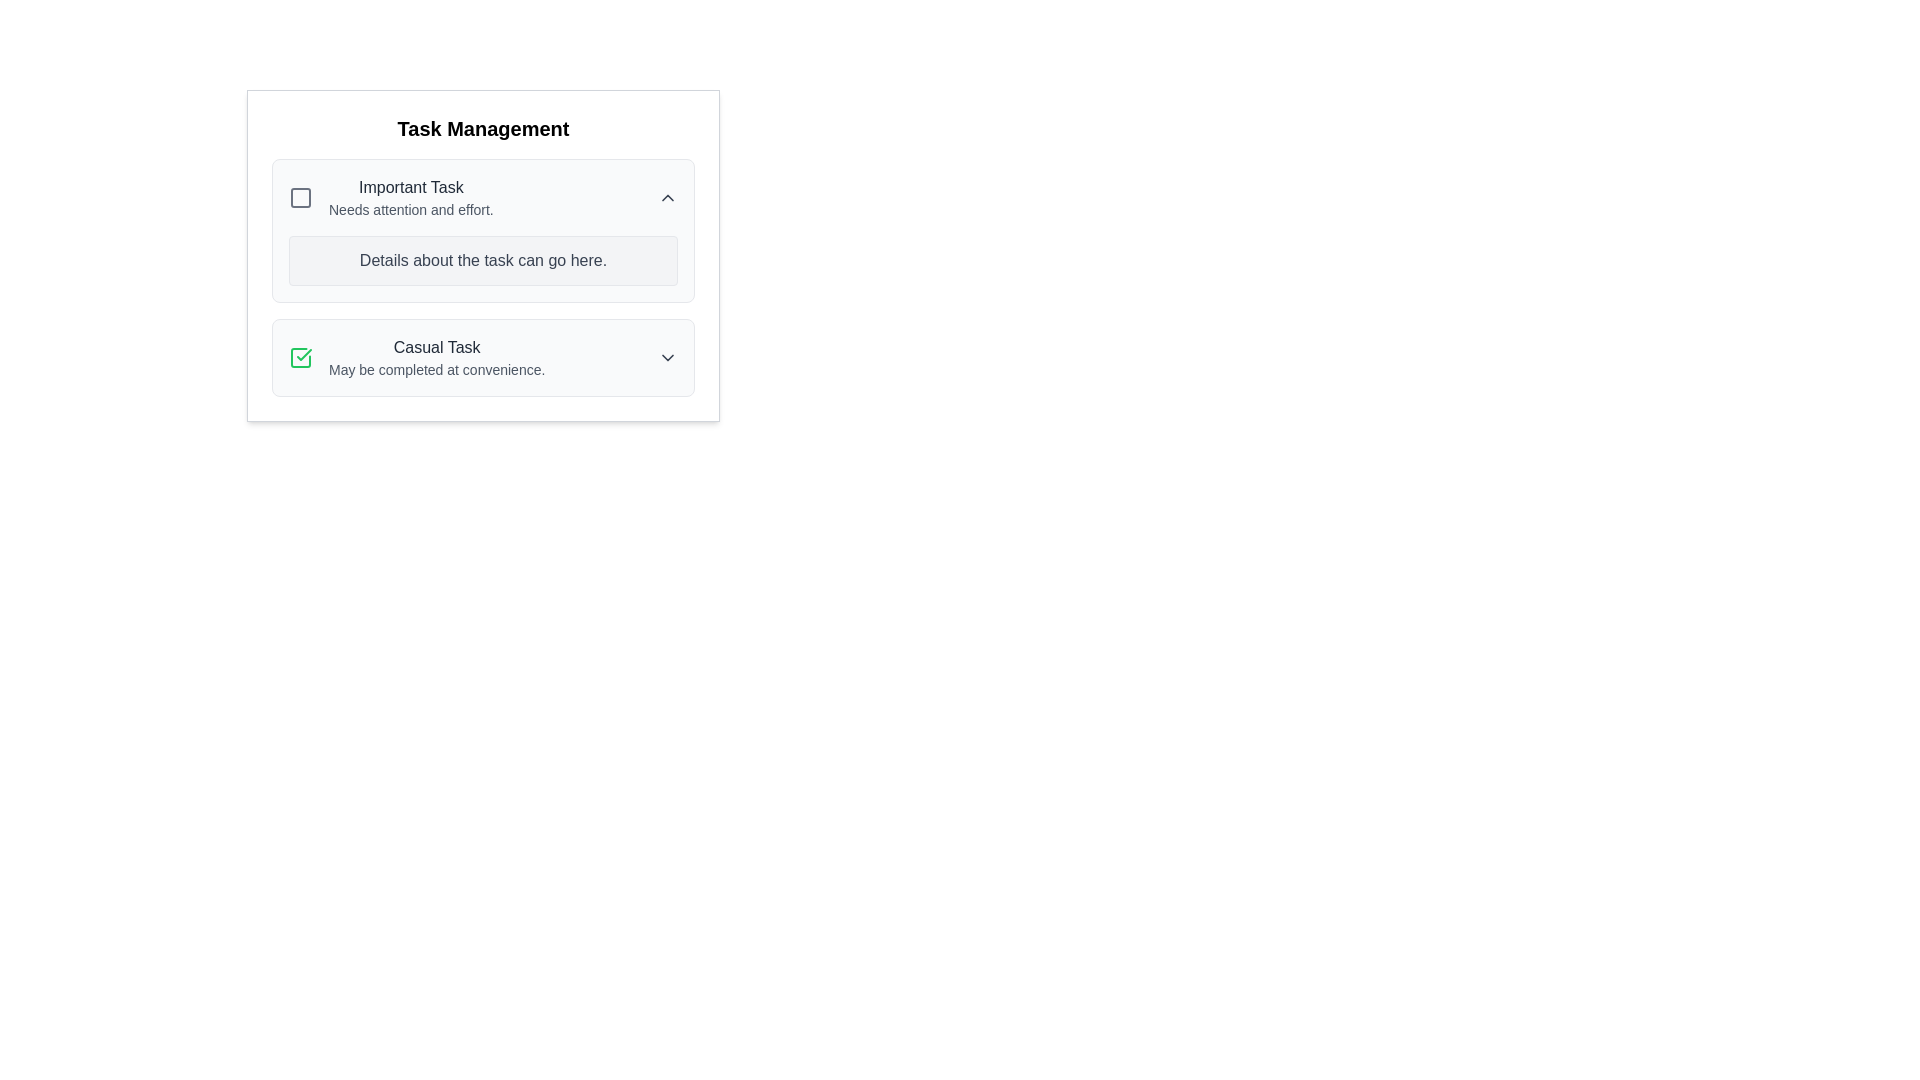 This screenshot has height=1080, width=1920. What do you see at coordinates (410, 209) in the screenshot?
I see `the small-sized text label that says 'Needs attention and effort.', which is positioned directly below the bolded text 'Important Task'` at bounding box center [410, 209].